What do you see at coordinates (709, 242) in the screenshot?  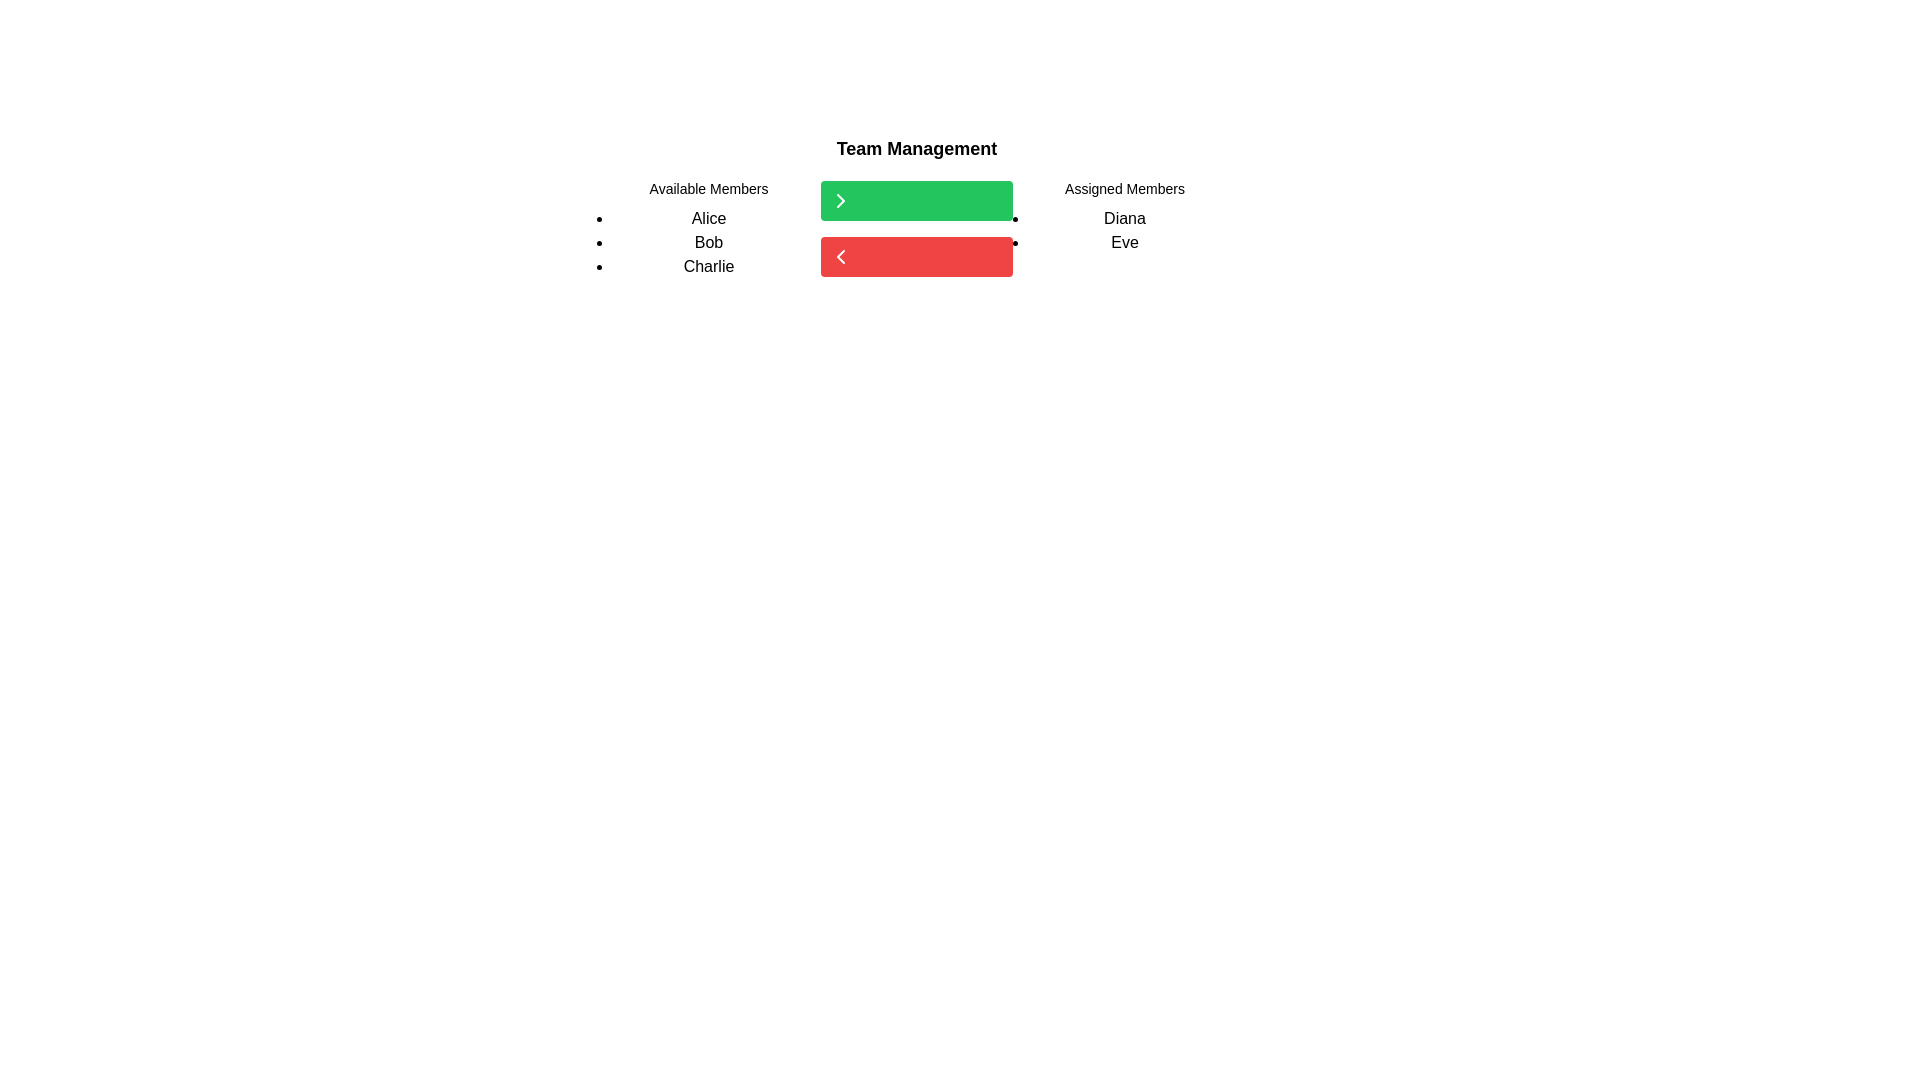 I see `the name 'Bob' in the bulleted list under 'Available Members'` at bounding box center [709, 242].